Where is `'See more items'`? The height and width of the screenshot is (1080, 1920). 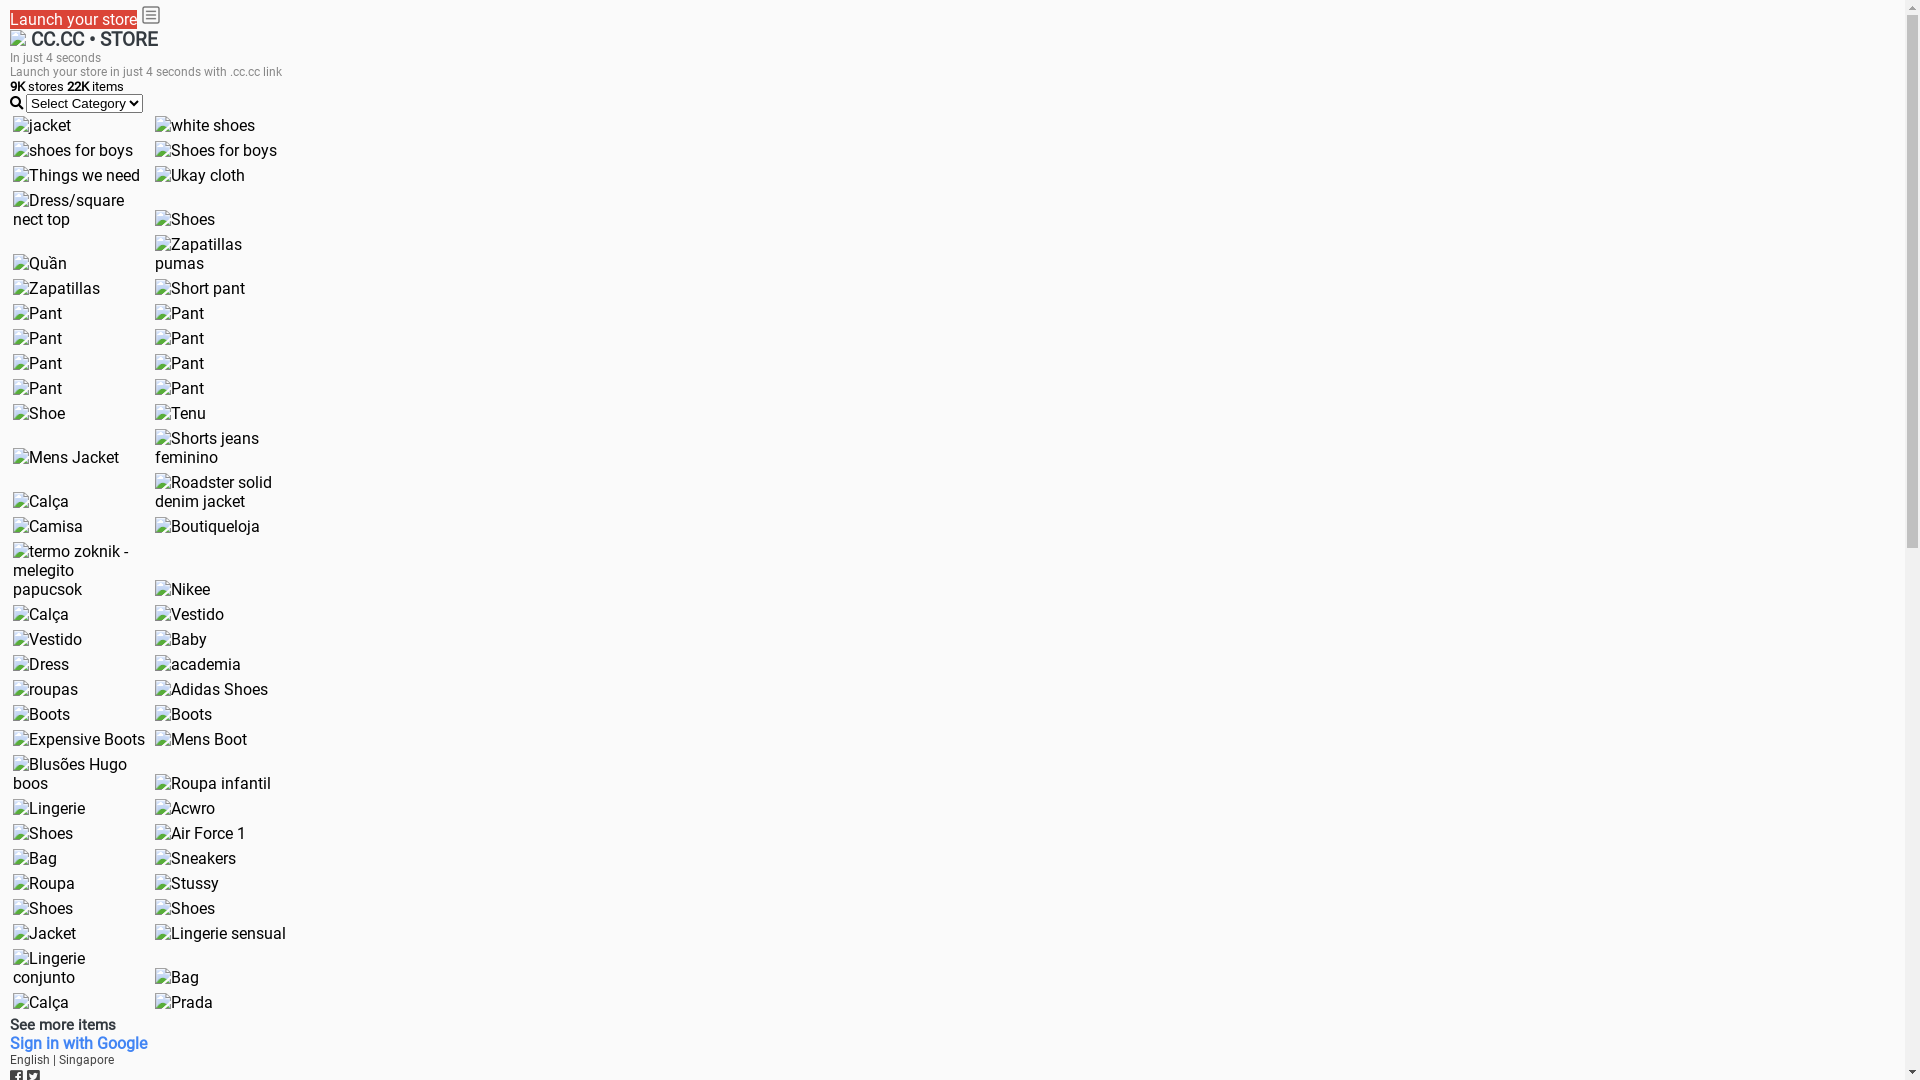
'See more items' is located at coordinates (62, 1024).